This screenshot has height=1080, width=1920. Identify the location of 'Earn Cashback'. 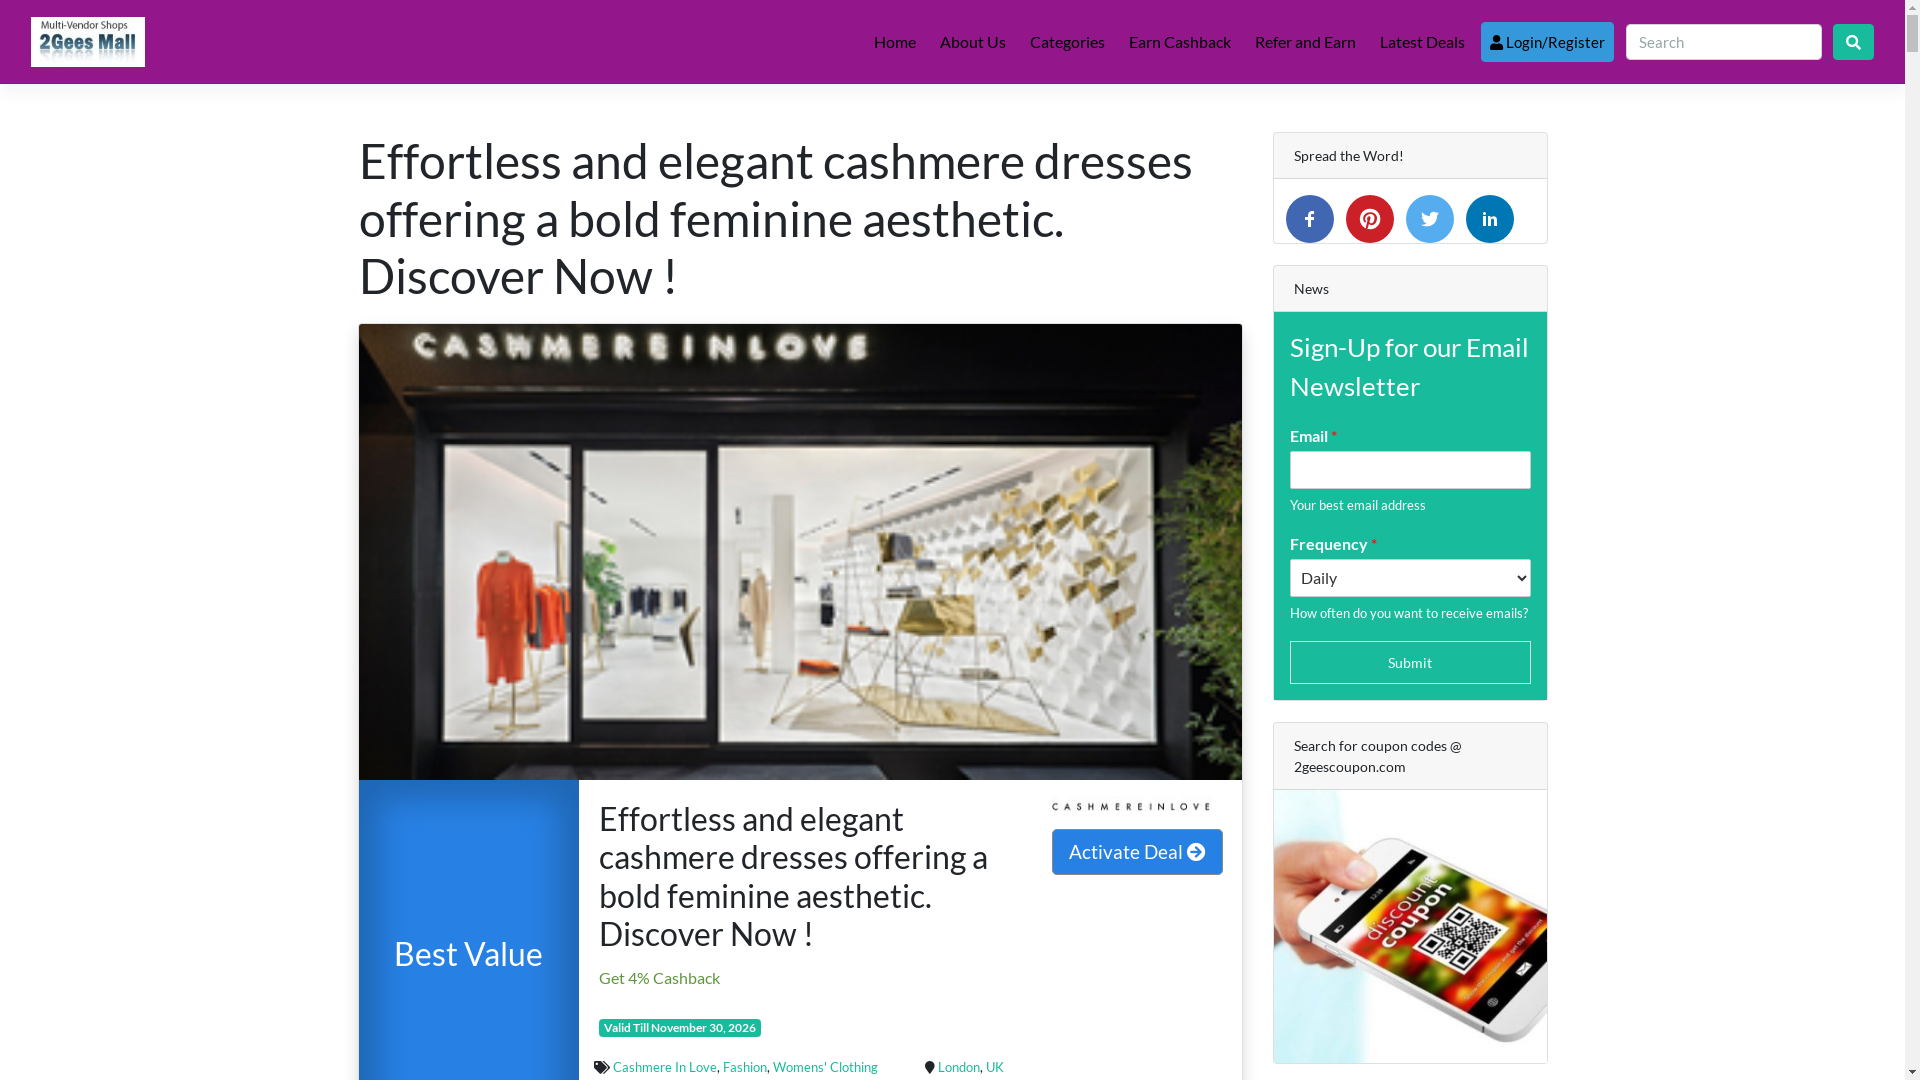
(1180, 42).